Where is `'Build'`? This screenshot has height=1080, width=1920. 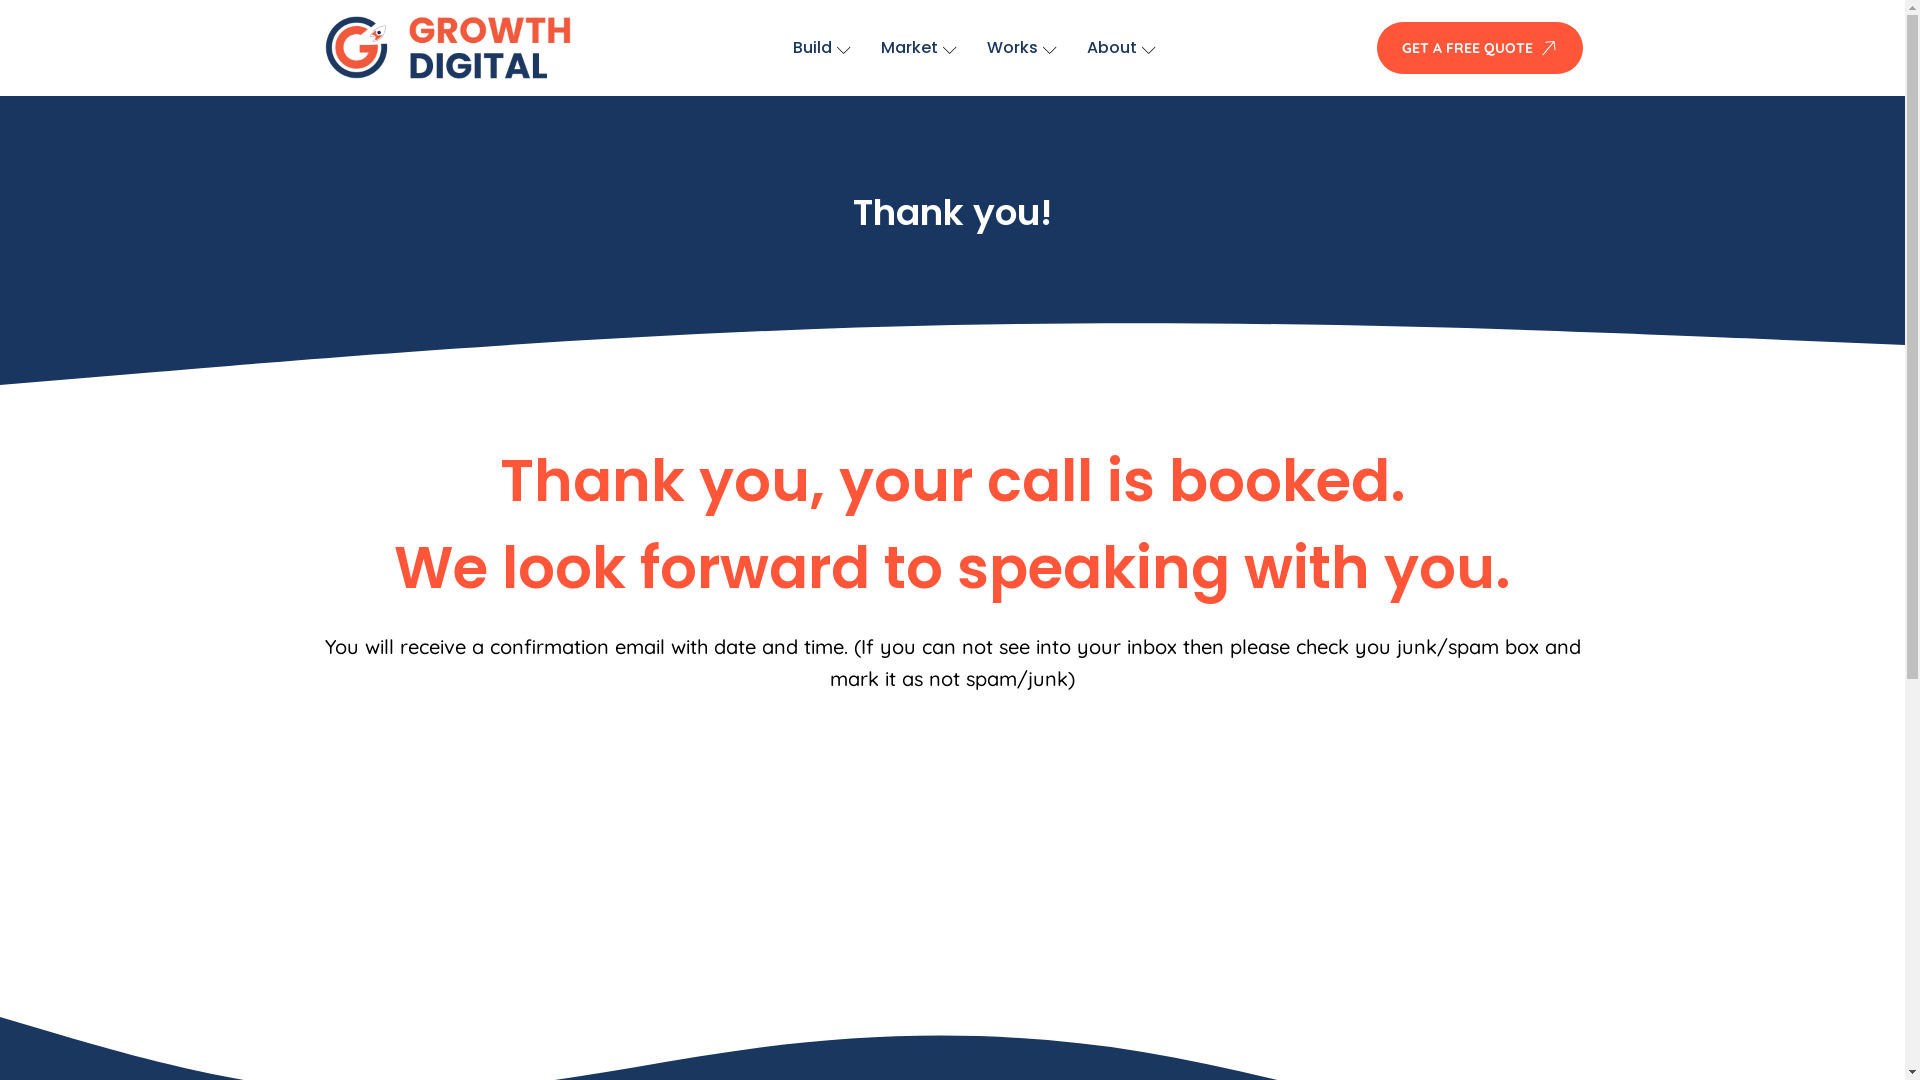 'Build' is located at coordinates (821, 46).